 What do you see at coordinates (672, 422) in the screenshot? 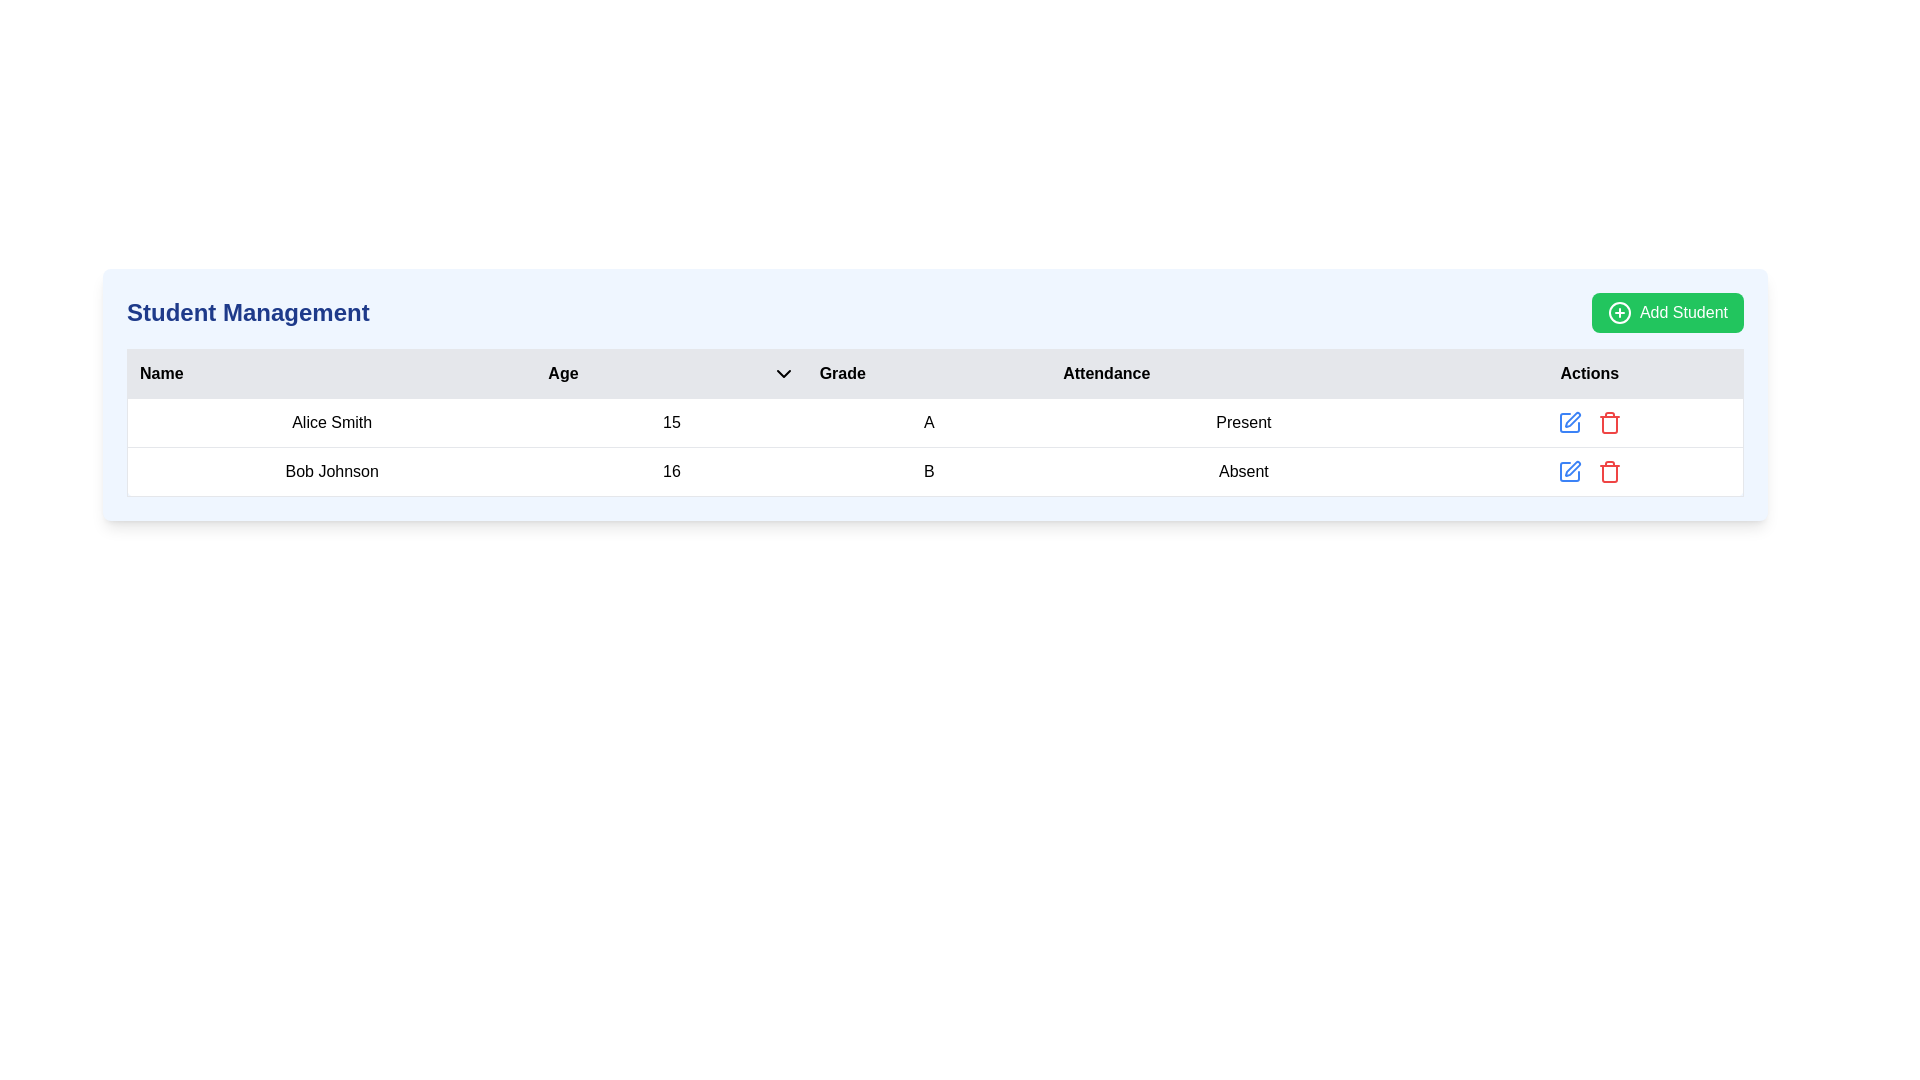
I see `the static text element displaying the number '15' in the 'Age' column for the student 'Alice Smith' in the table` at bounding box center [672, 422].